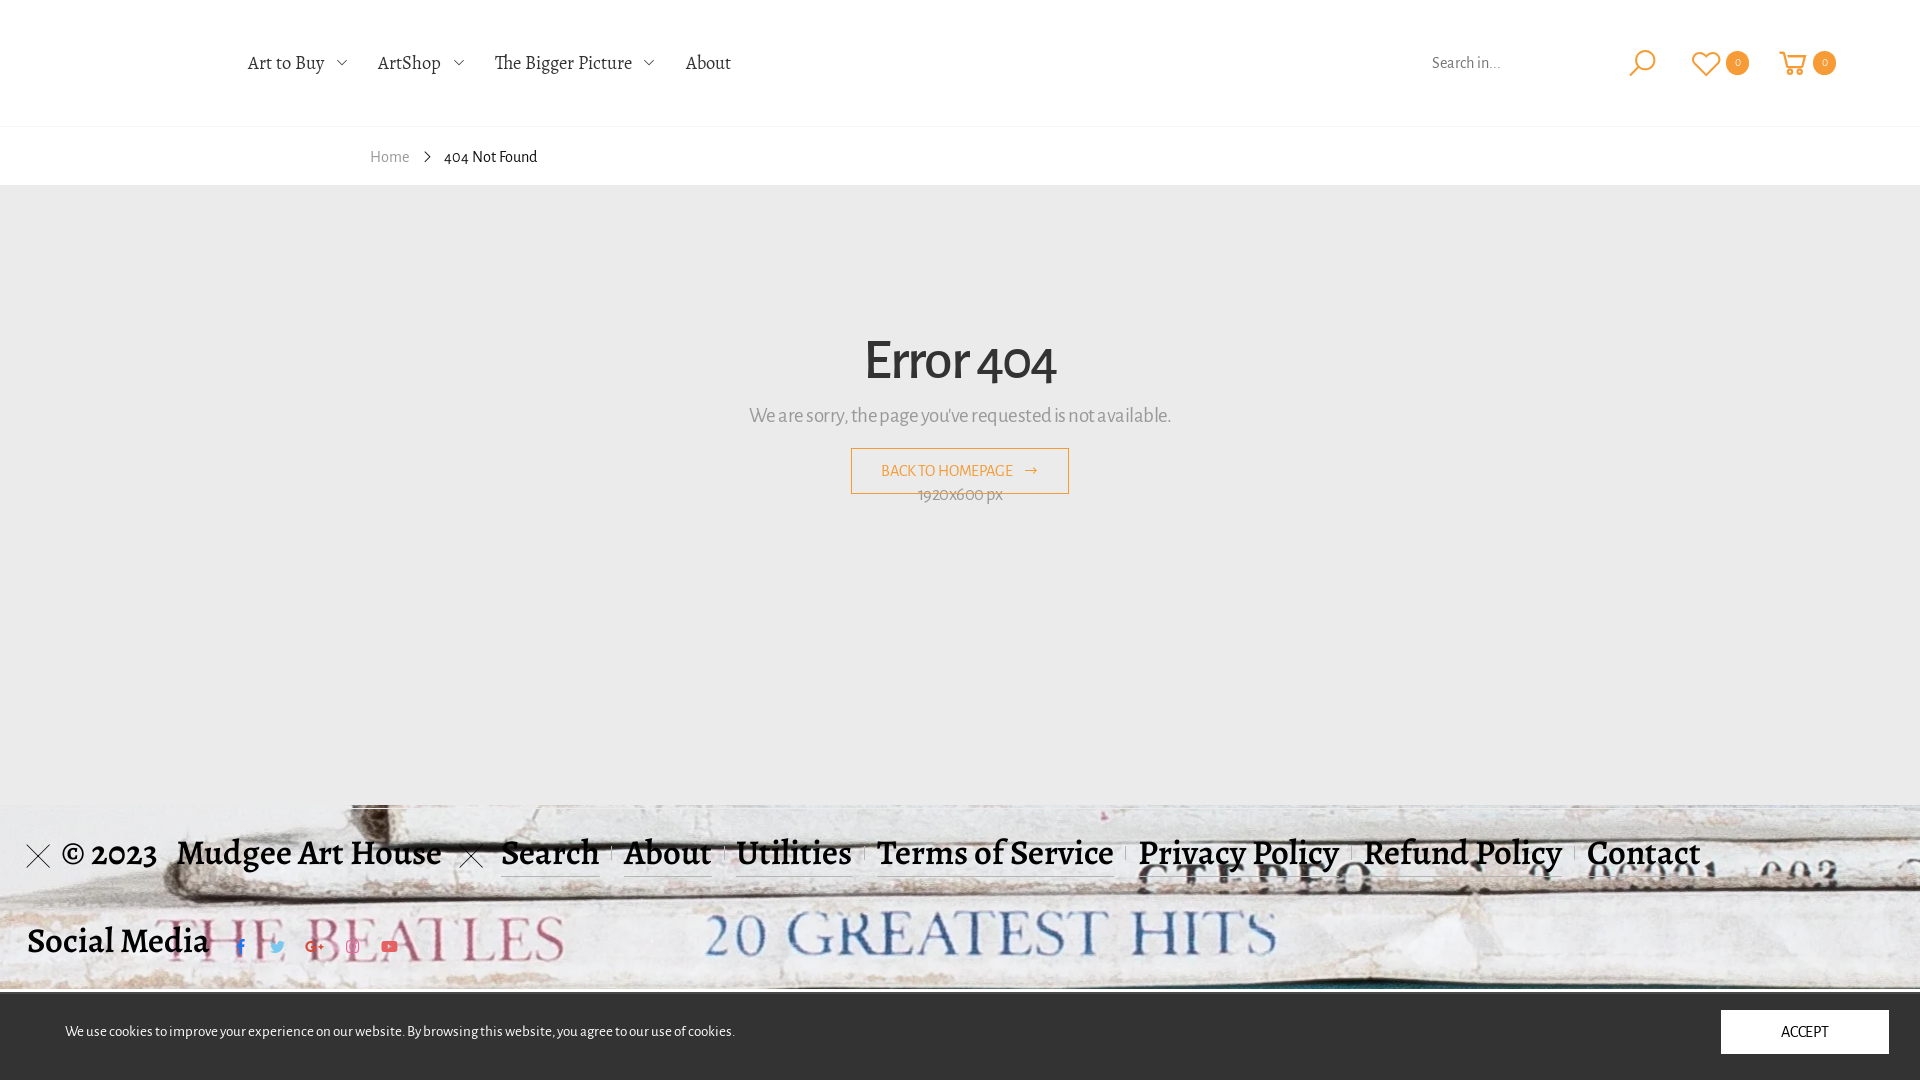 Image resolution: width=1920 pixels, height=1080 pixels. Describe the element at coordinates (296, 62) in the screenshot. I see `'Art to Buy'` at that location.